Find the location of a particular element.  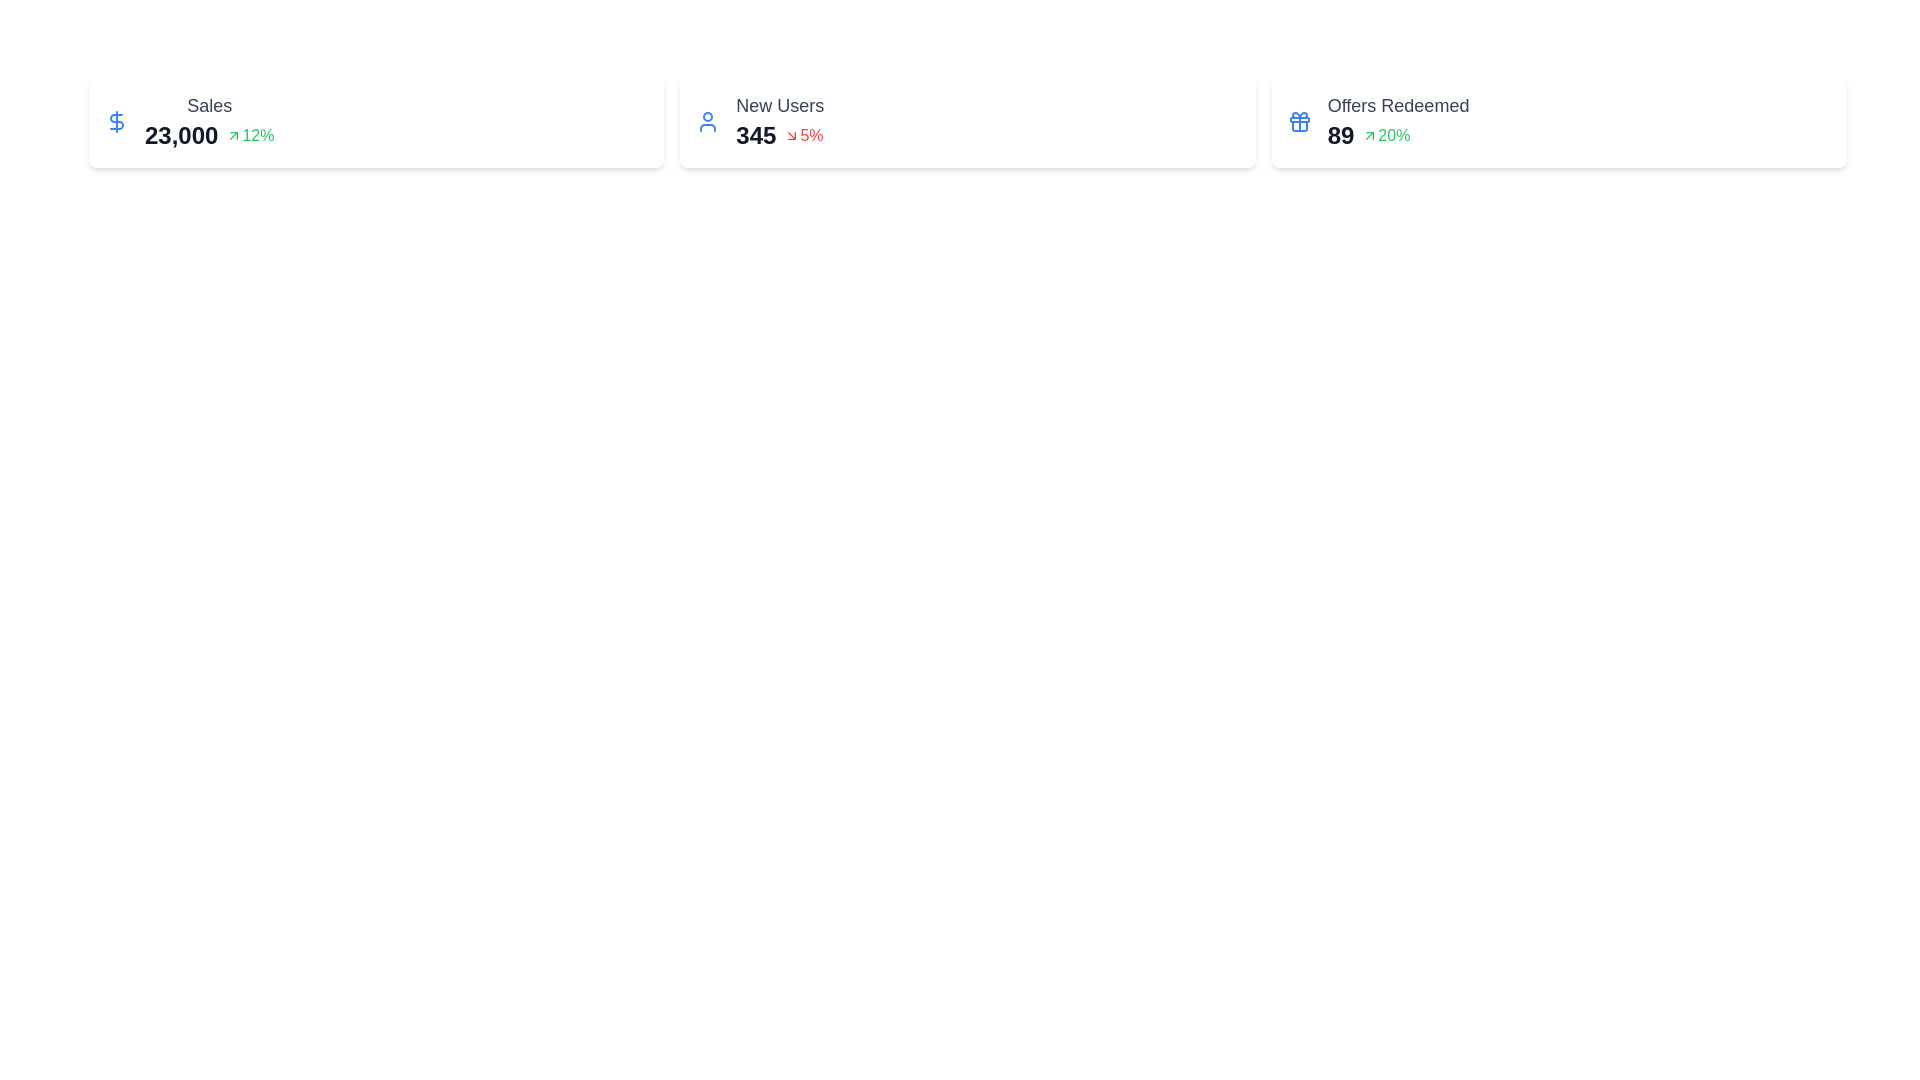

the Summary card that presents statistical information about 'New Users', which is the second card in a grid layout, located centrally between 'Sales' and 'Offers Redeemed' is located at coordinates (968, 122).